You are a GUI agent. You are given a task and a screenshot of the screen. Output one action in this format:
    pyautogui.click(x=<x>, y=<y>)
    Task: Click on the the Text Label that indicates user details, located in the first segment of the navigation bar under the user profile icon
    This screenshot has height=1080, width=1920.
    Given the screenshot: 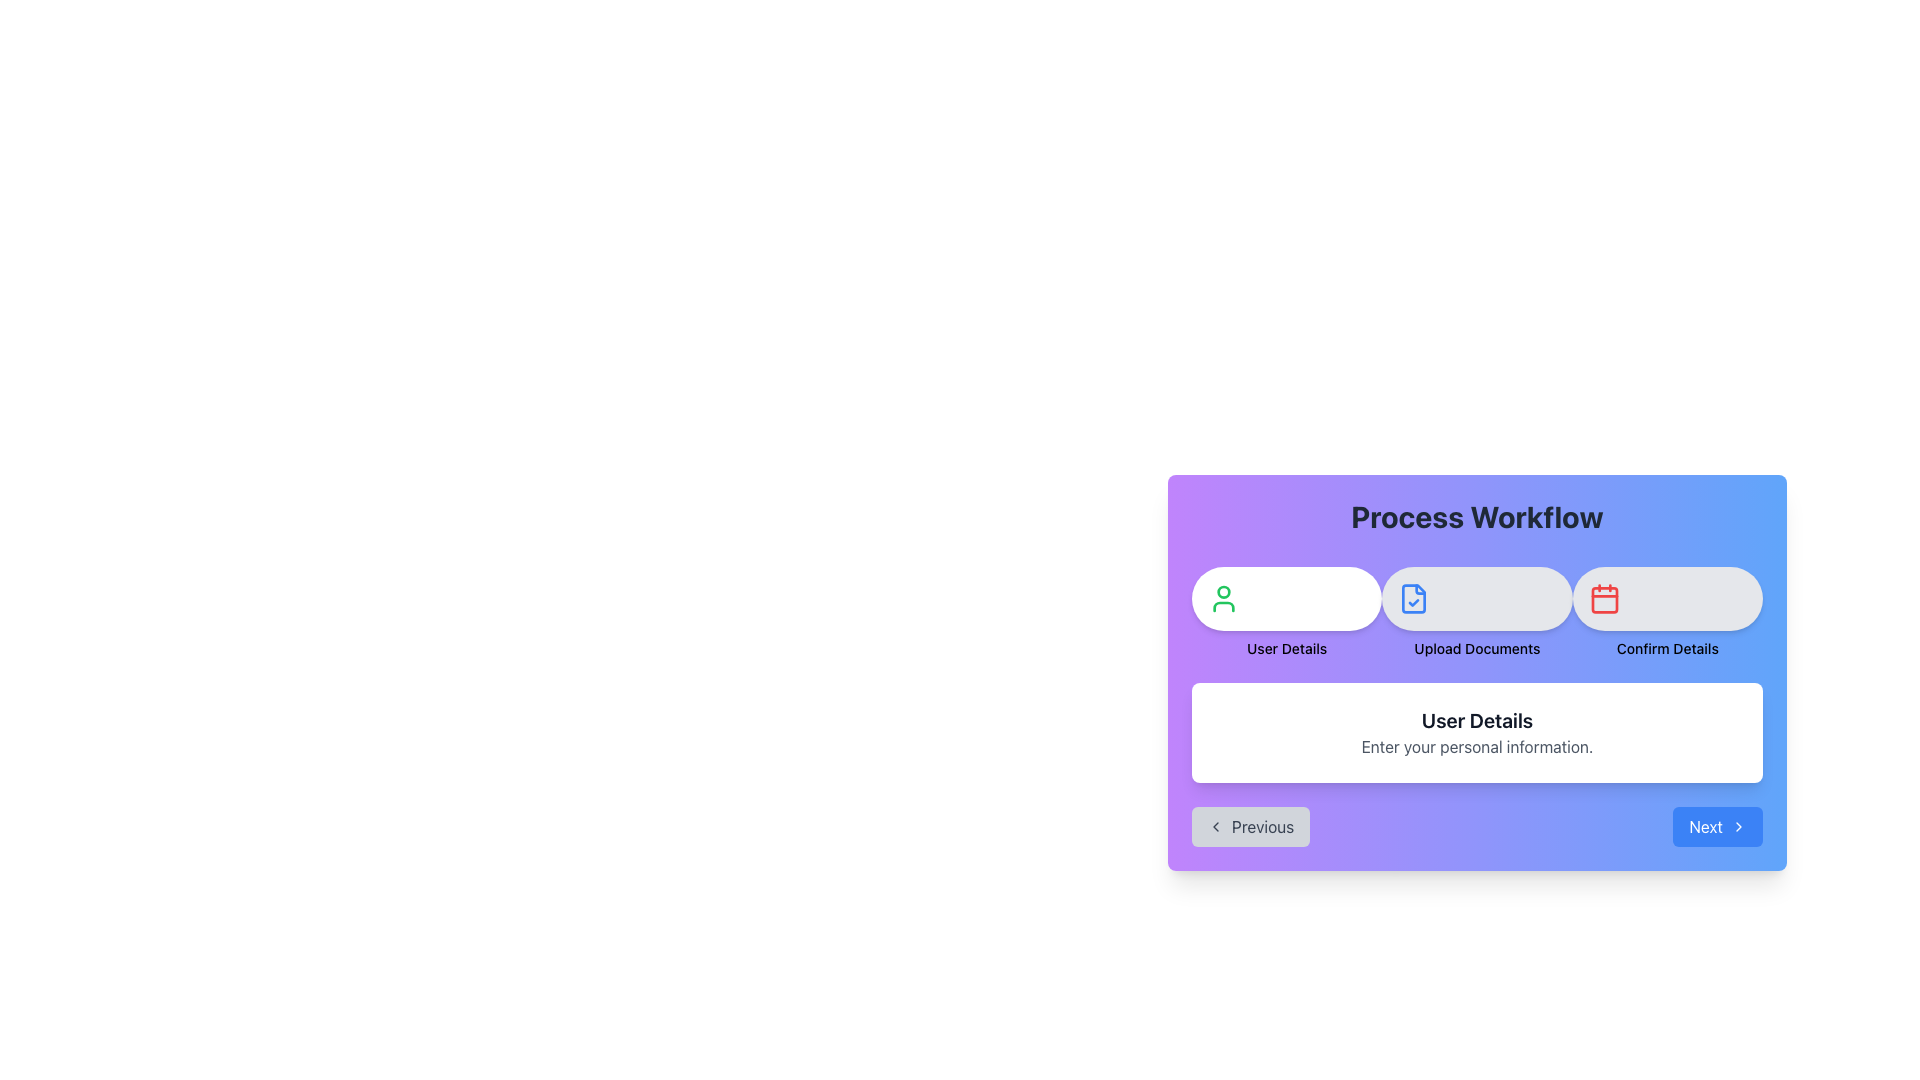 What is the action you would take?
    pyautogui.click(x=1287, y=648)
    